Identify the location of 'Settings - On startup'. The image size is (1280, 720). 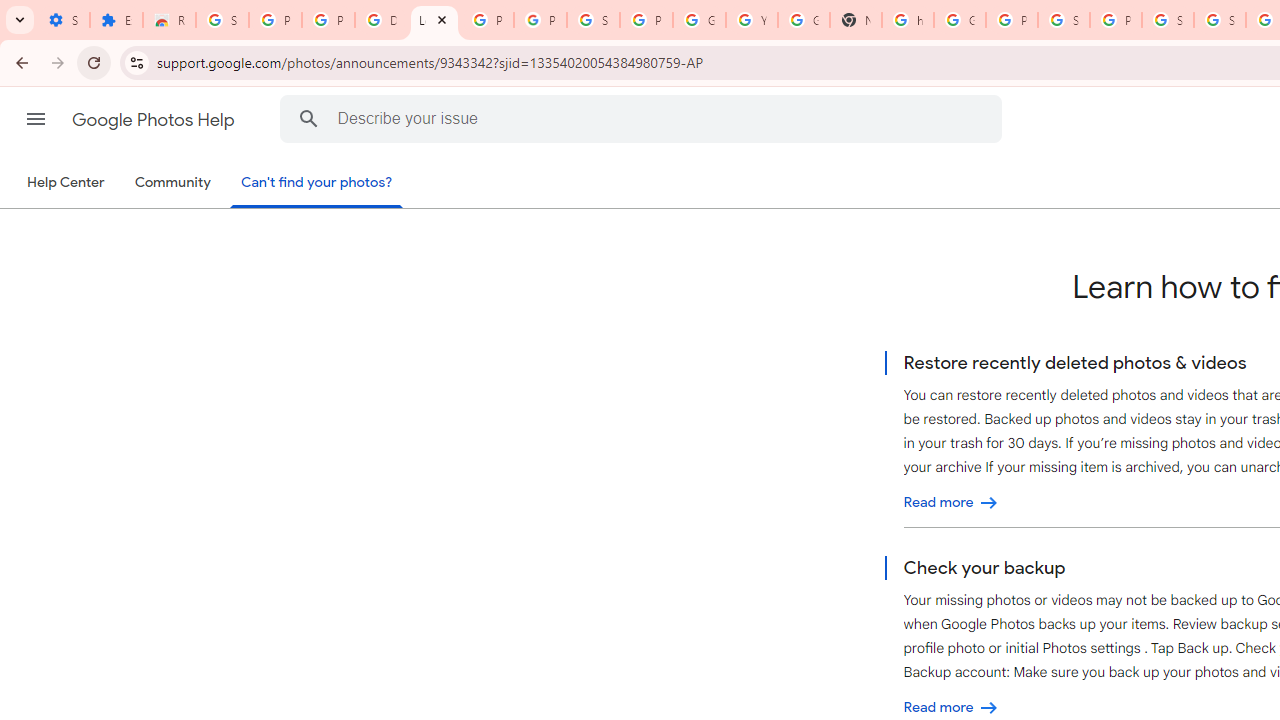
(63, 20).